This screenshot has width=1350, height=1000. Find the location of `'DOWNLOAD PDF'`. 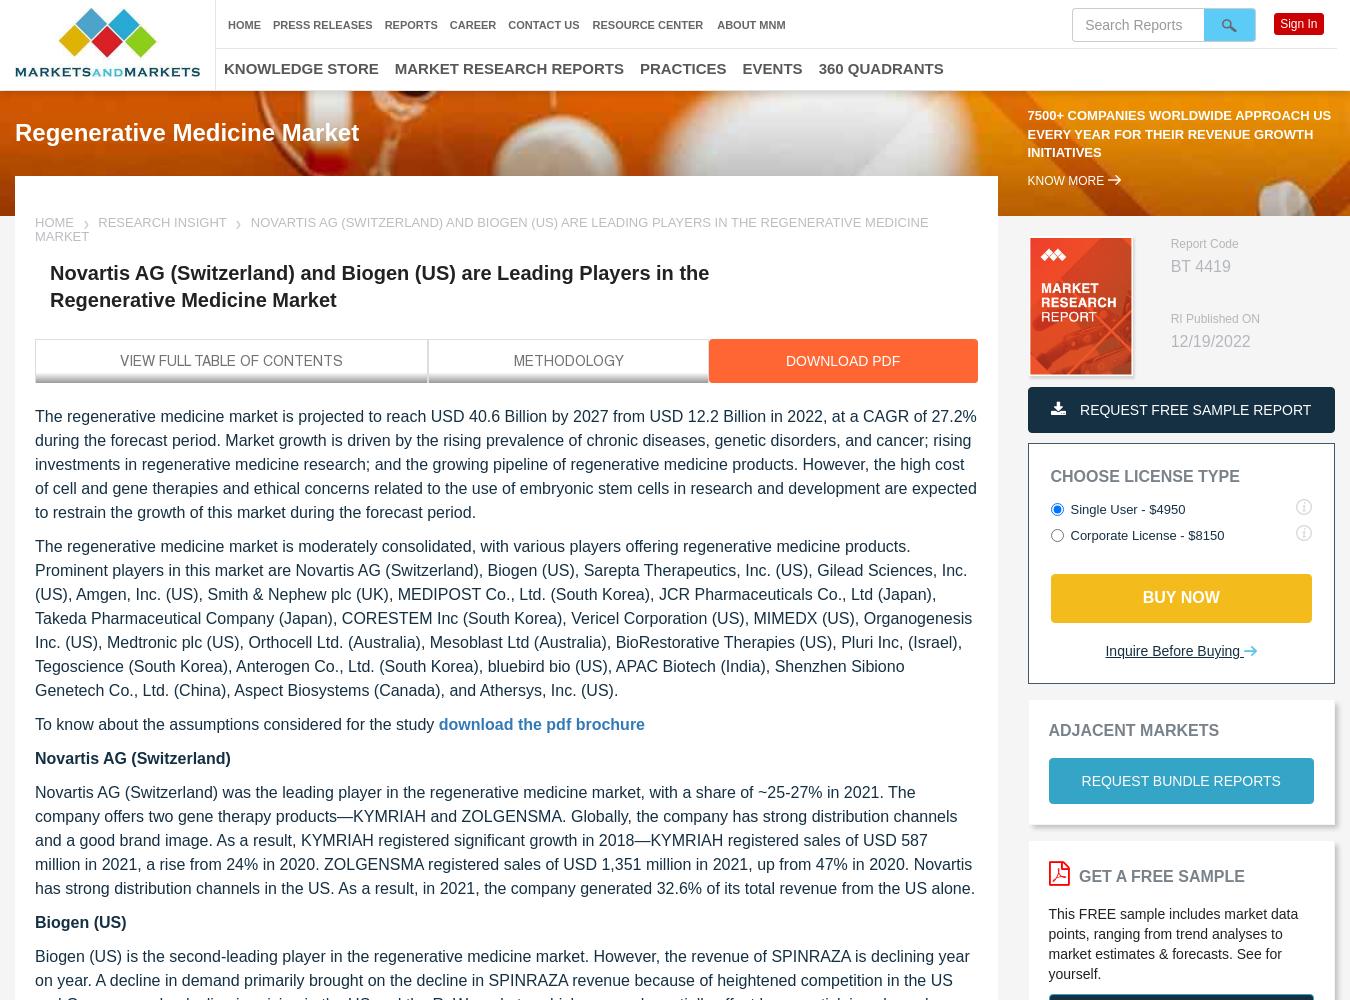

'DOWNLOAD PDF' is located at coordinates (842, 359).